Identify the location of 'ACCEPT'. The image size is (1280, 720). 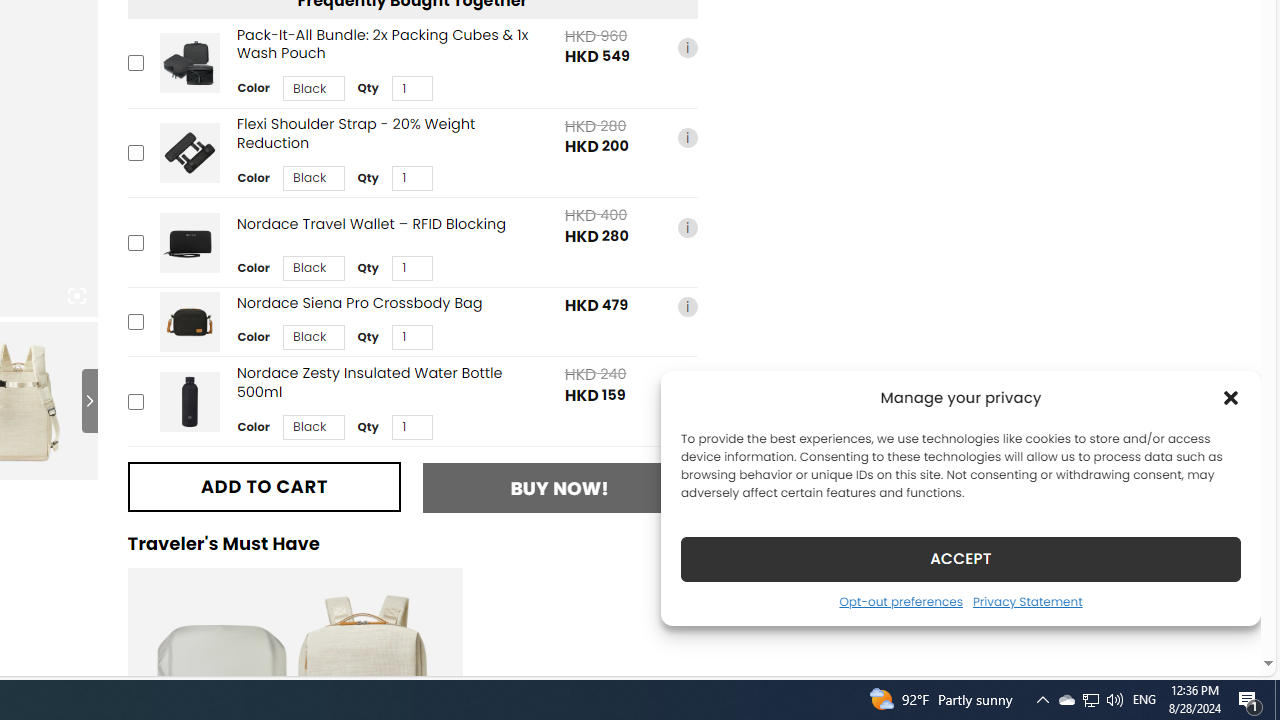
(961, 558).